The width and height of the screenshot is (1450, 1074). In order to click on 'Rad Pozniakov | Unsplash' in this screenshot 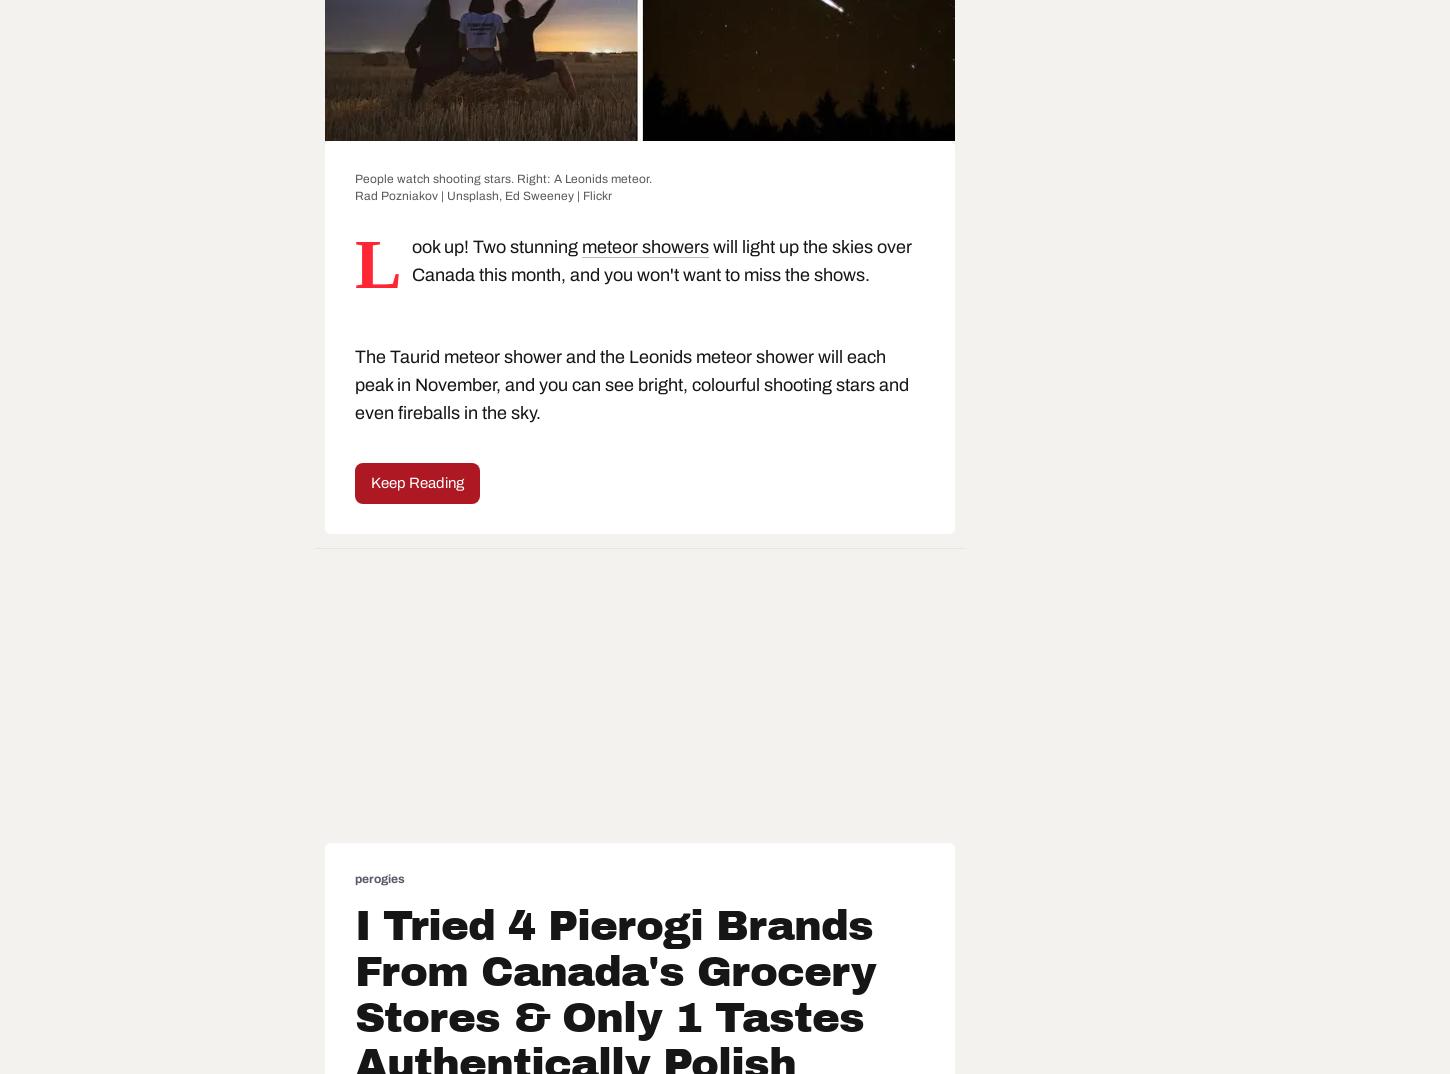, I will do `click(426, 196)`.